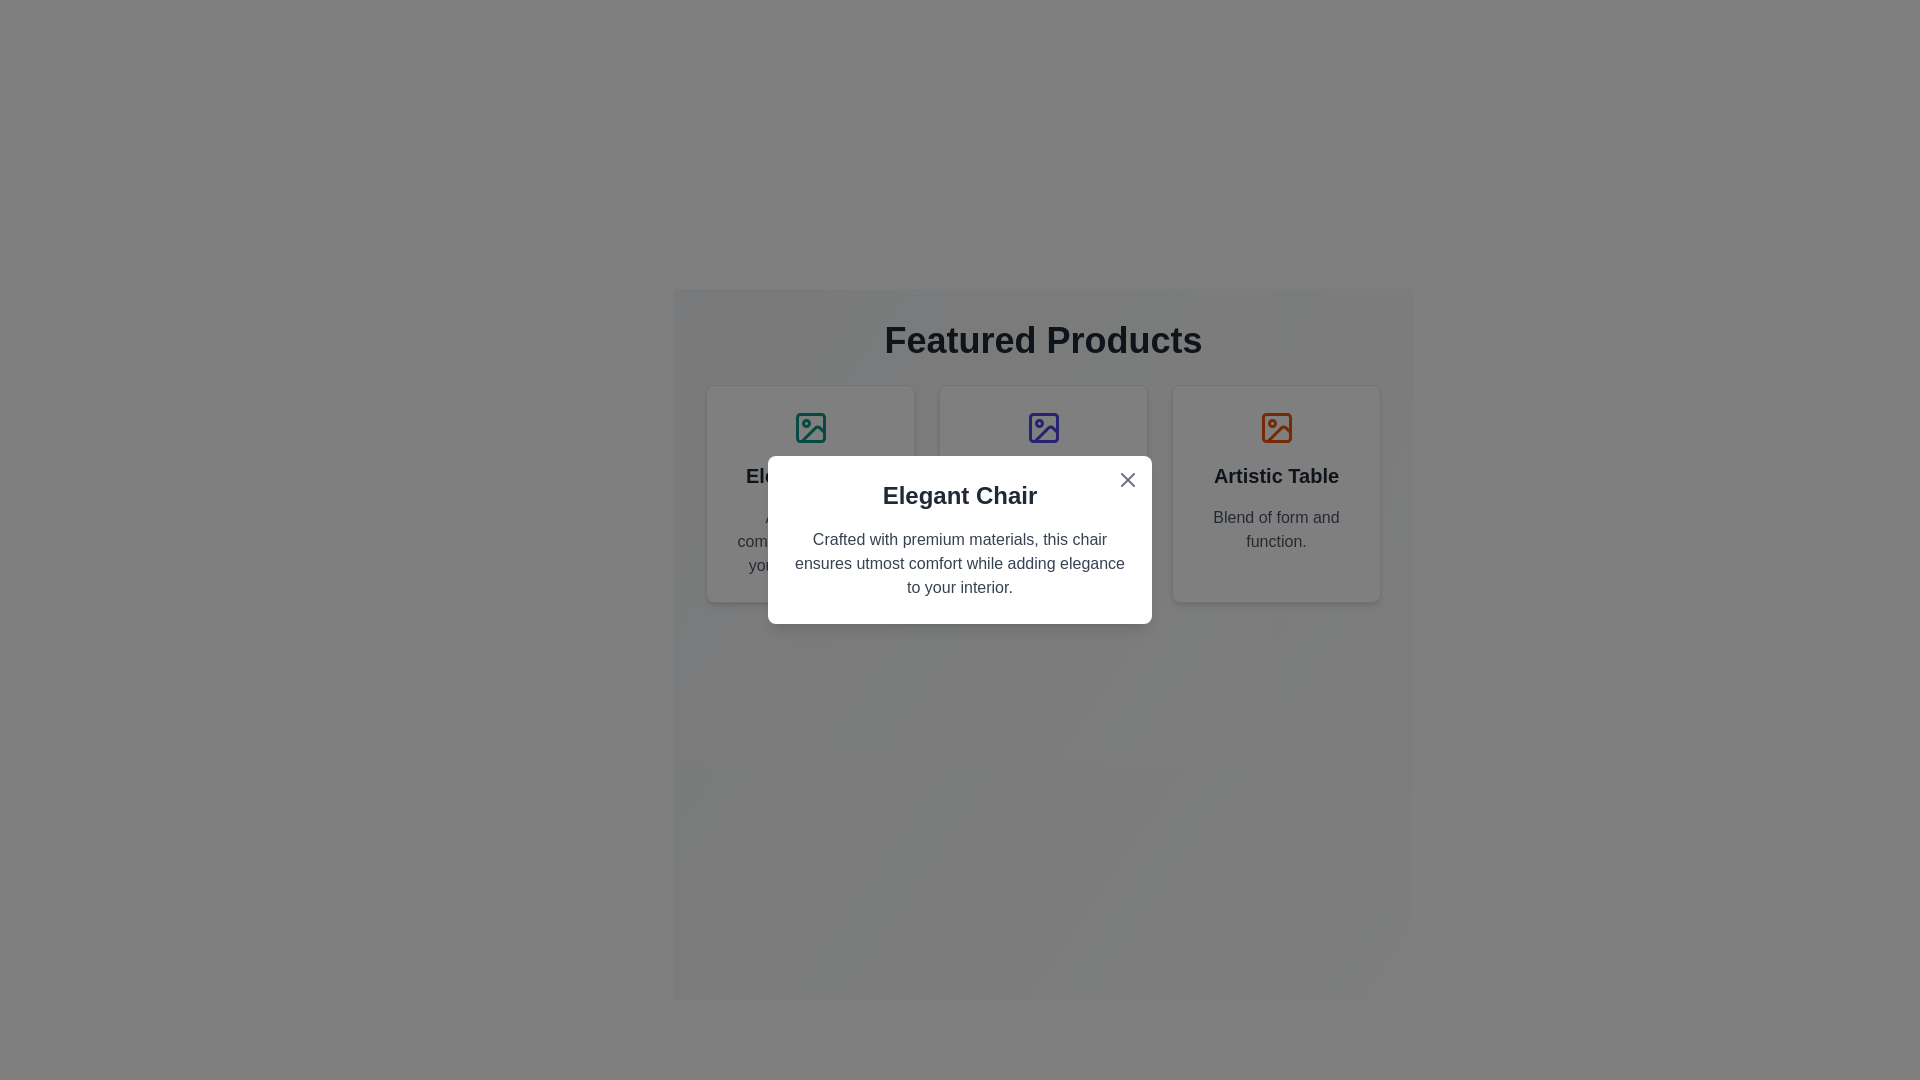  I want to click on the decorative graphical element located within the 'Artistic Table' icon, which is part of a set of three icons and occupies the top left region of the icon, so click(1275, 427).